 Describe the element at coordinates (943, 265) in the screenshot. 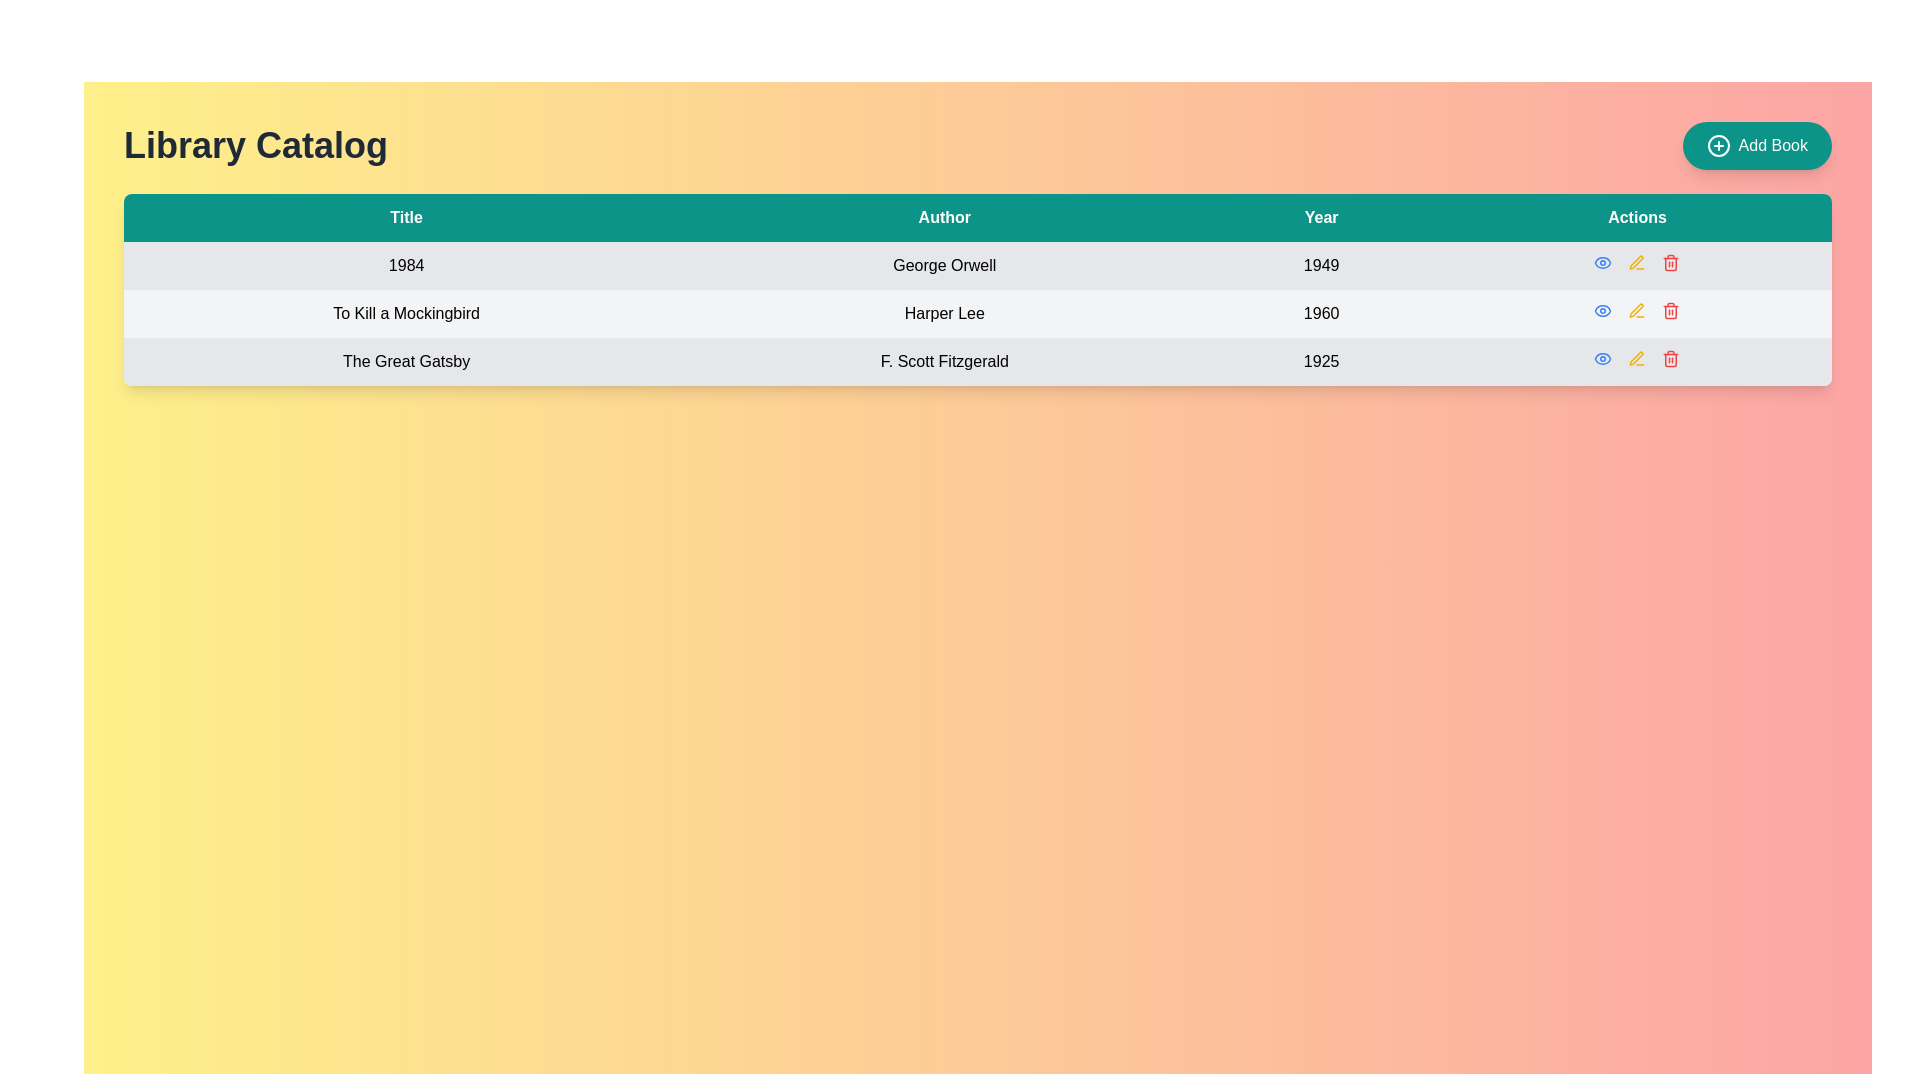

I see `the text label displaying 'George Orwell', which identifies the author of the book in the catalog` at that location.